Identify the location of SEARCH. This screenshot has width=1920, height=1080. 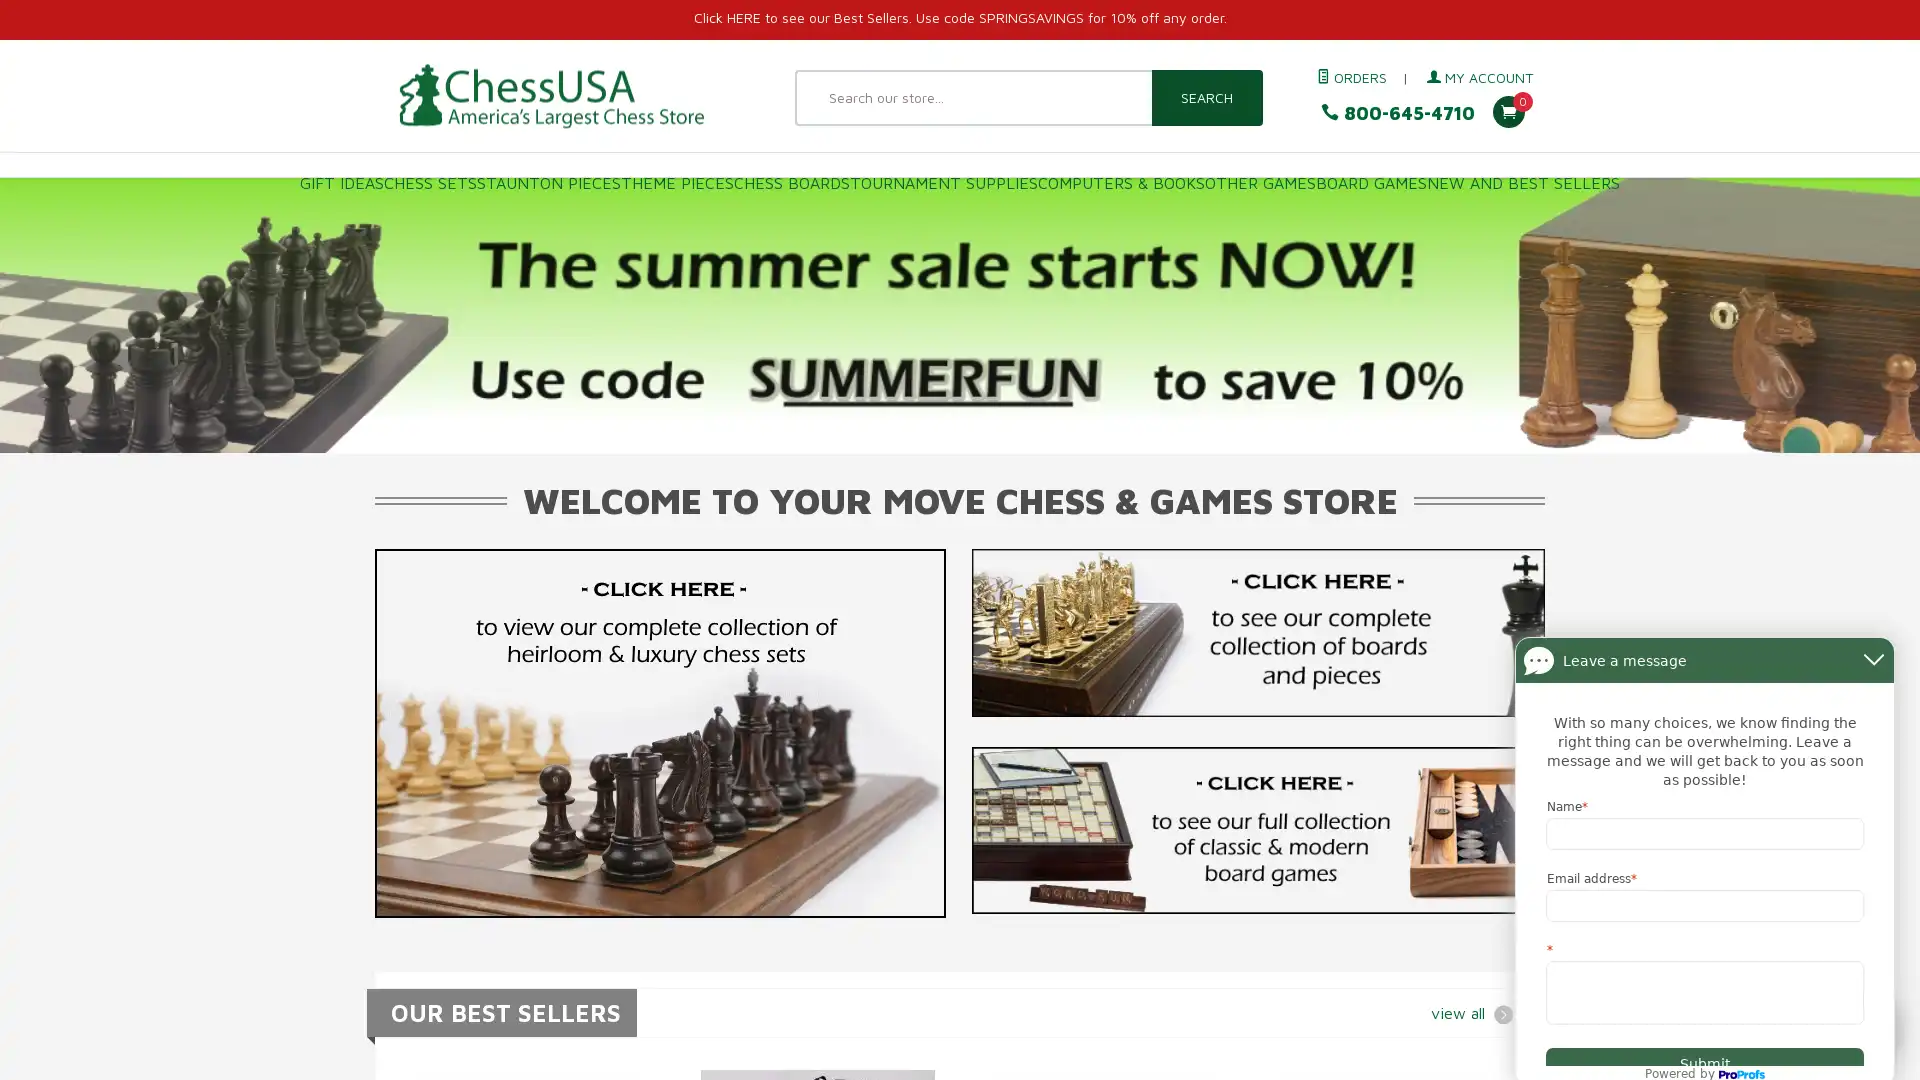
(1205, 97).